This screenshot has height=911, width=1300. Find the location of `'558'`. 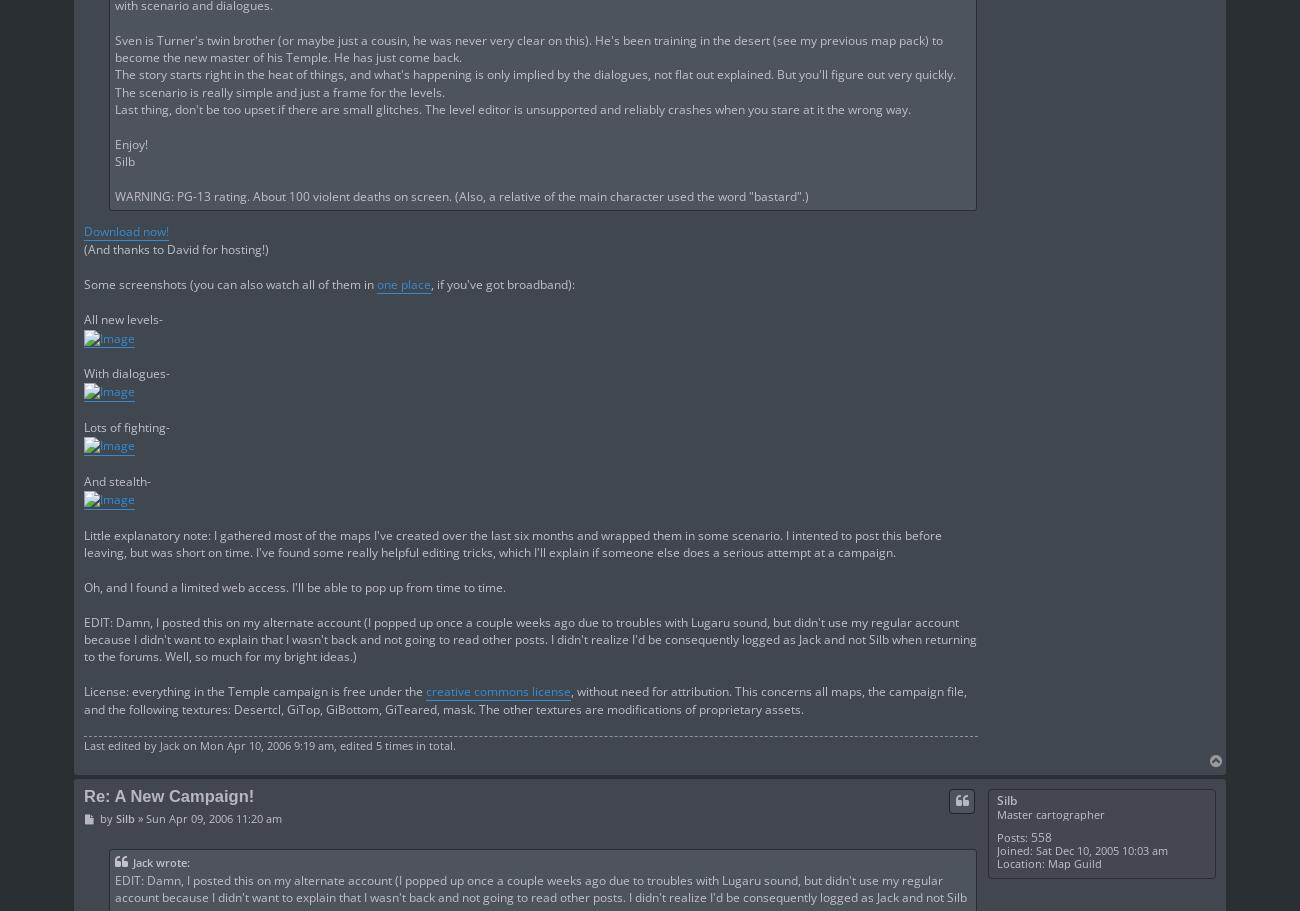

'558' is located at coordinates (1040, 835).